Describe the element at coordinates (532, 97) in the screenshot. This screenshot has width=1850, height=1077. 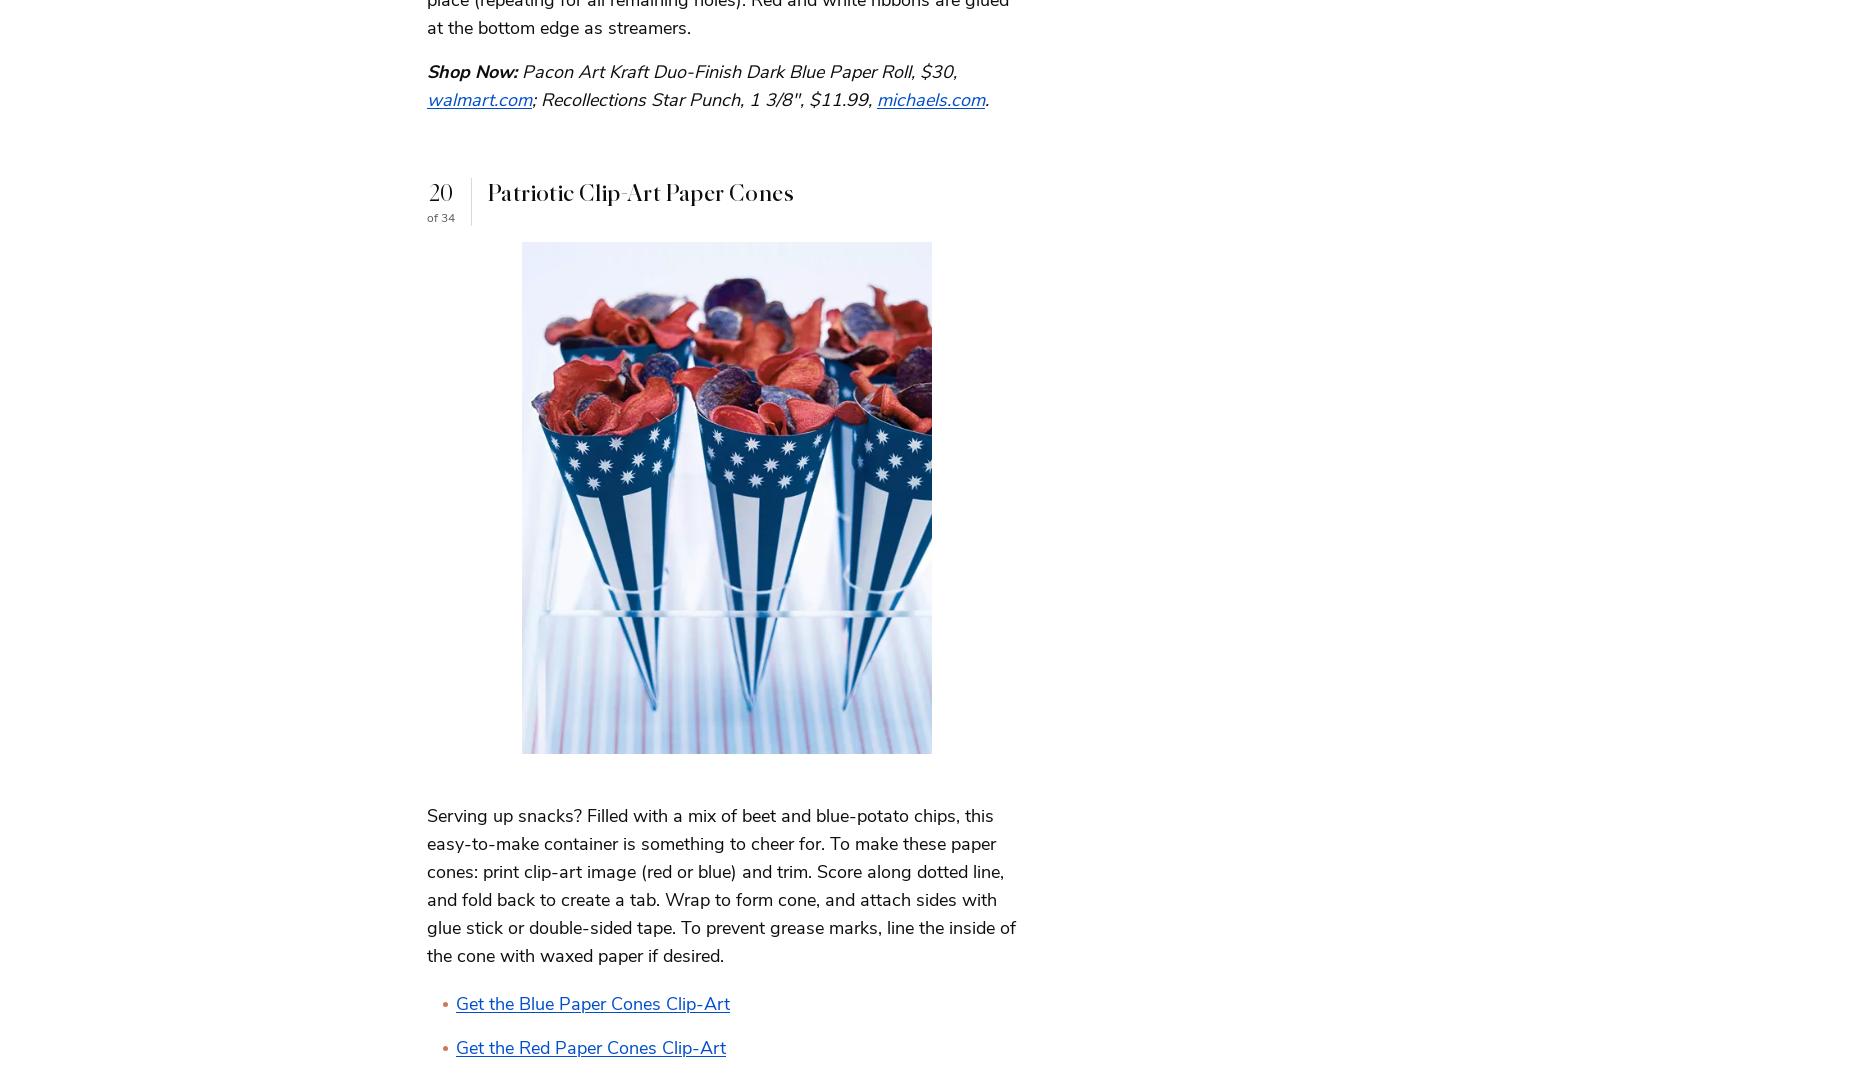
I see `'; Recollections Star Punch, 1 3/8", $11.99,'` at that location.